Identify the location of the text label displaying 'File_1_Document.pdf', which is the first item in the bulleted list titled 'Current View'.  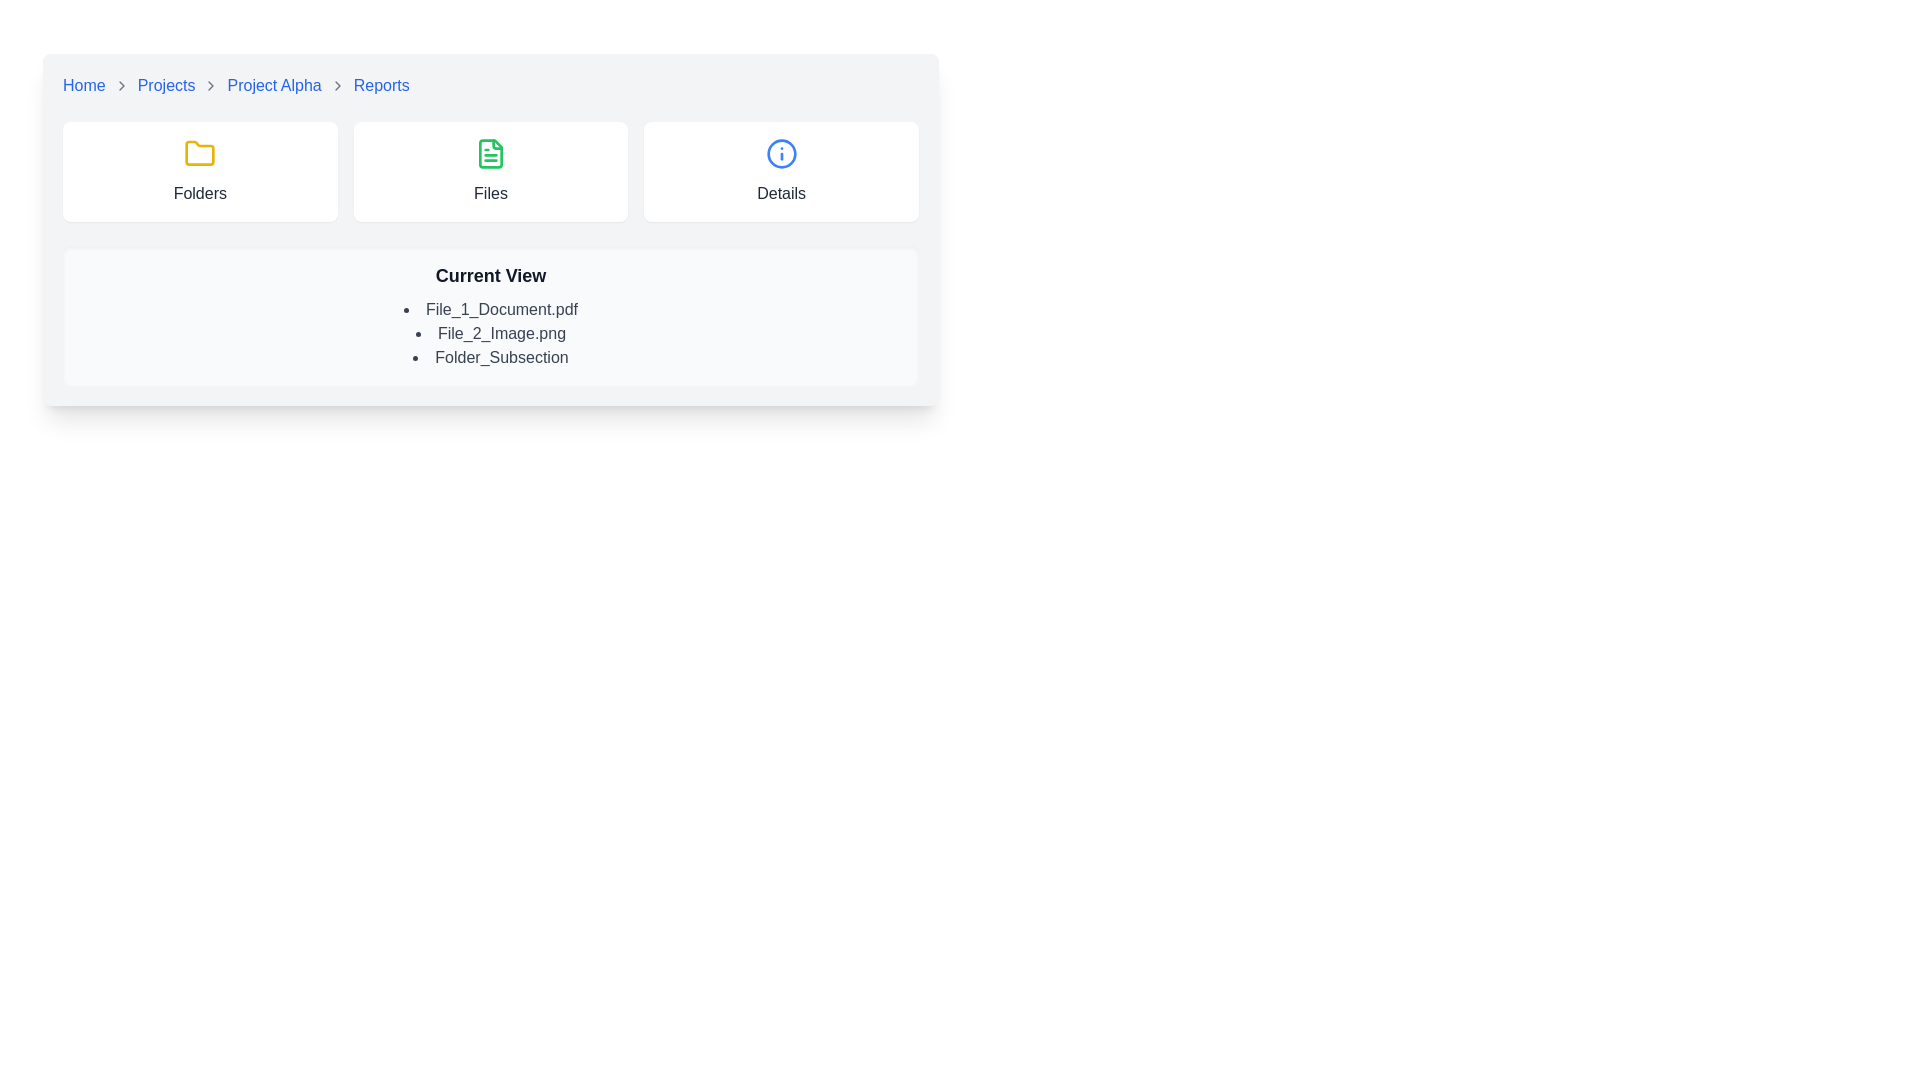
(490, 309).